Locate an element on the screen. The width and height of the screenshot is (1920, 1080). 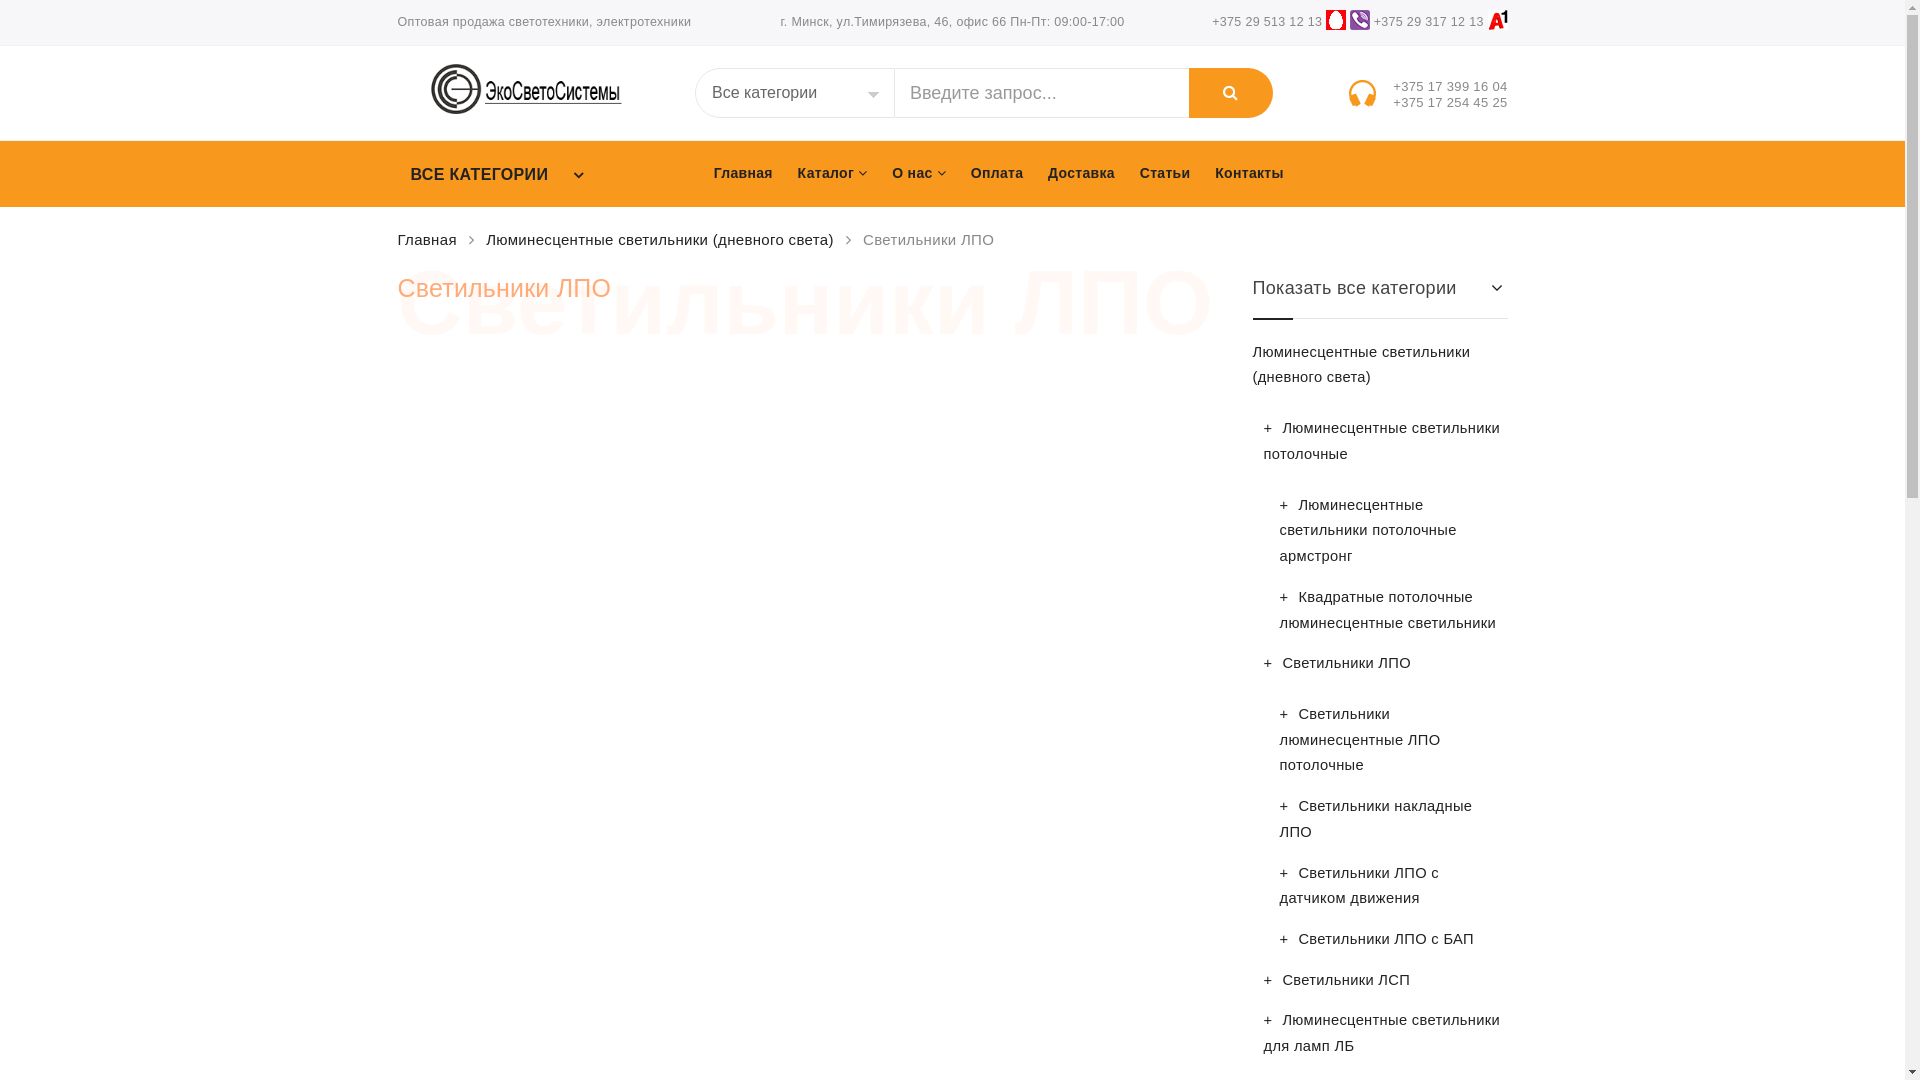
'+375 29 513 12 13' is located at coordinates (1210, 22).